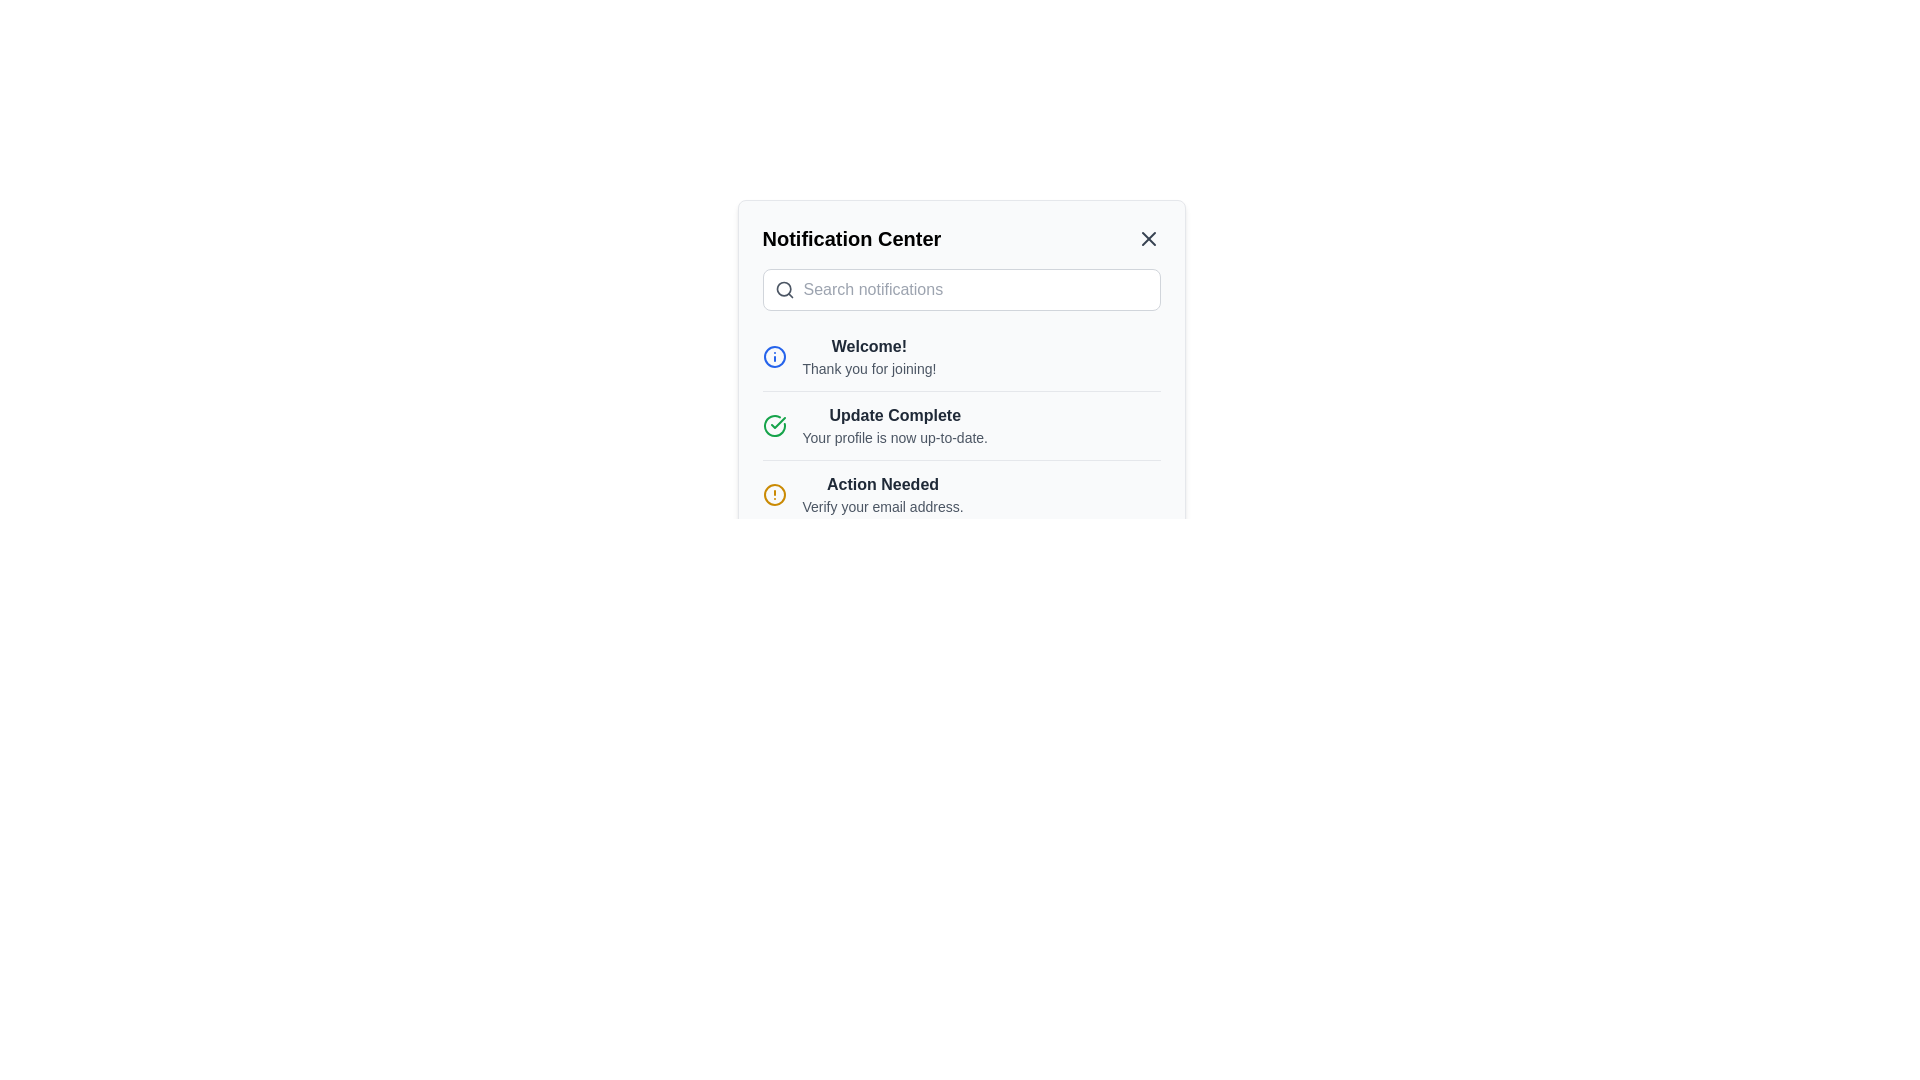 The height and width of the screenshot is (1080, 1920). What do you see at coordinates (894, 437) in the screenshot?
I see `text contained in the descriptive feedback message indicating the successful completion of the profile update, located below the 'Update Complete' heading in the second notification entry of the 'Notification Center'` at bounding box center [894, 437].